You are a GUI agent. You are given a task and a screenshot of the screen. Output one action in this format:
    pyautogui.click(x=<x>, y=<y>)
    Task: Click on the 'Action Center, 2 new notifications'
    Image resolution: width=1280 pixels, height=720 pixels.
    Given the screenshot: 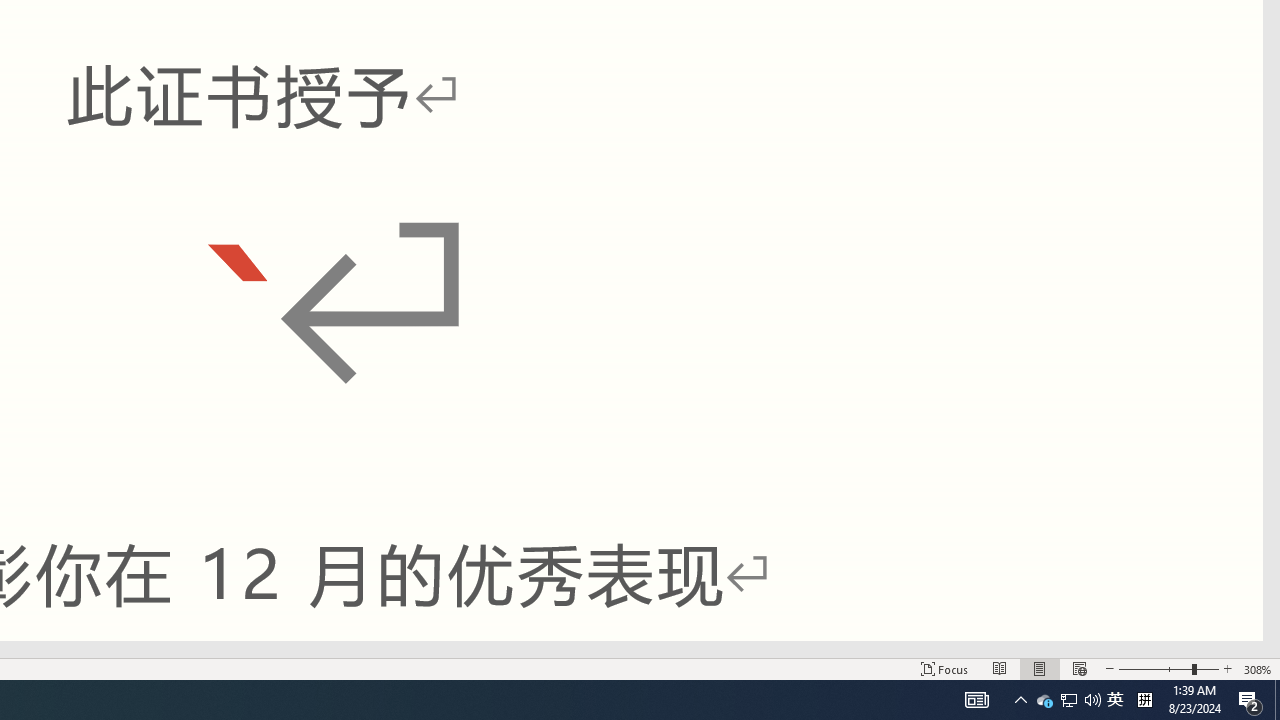 What is the action you would take?
    pyautogui.click(x=1250, y=698)
    